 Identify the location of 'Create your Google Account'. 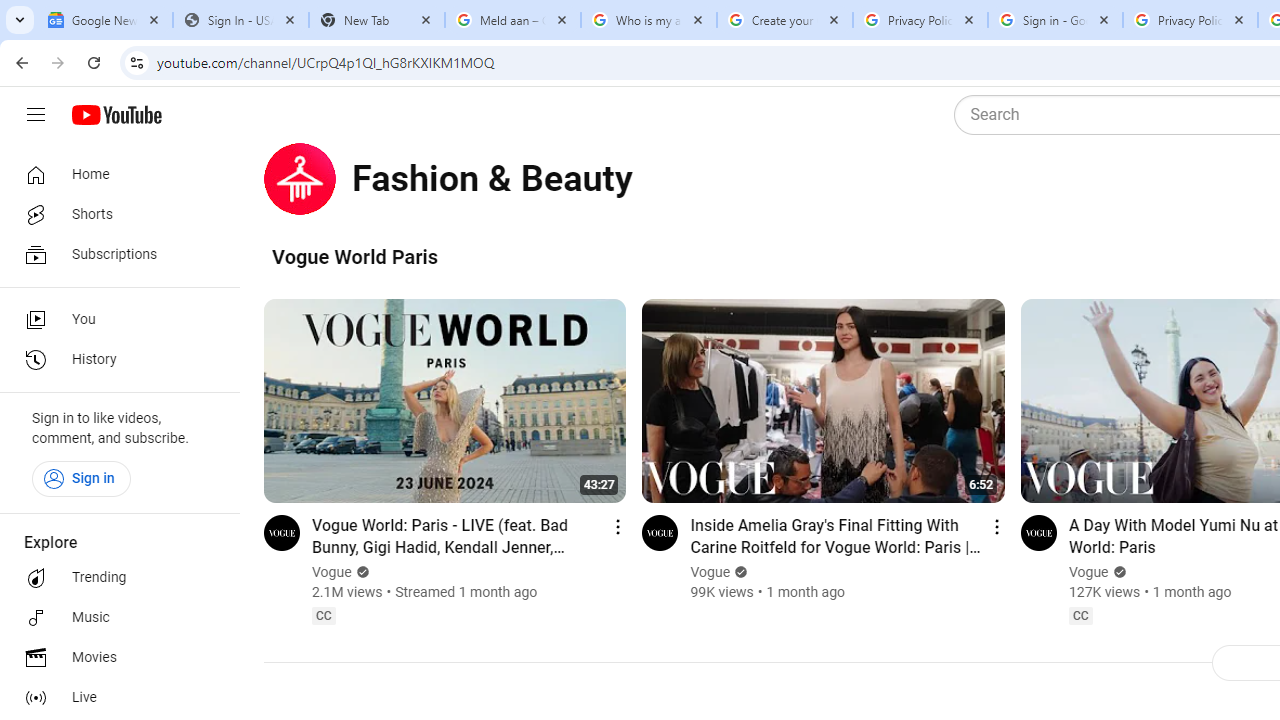
(783, 20).